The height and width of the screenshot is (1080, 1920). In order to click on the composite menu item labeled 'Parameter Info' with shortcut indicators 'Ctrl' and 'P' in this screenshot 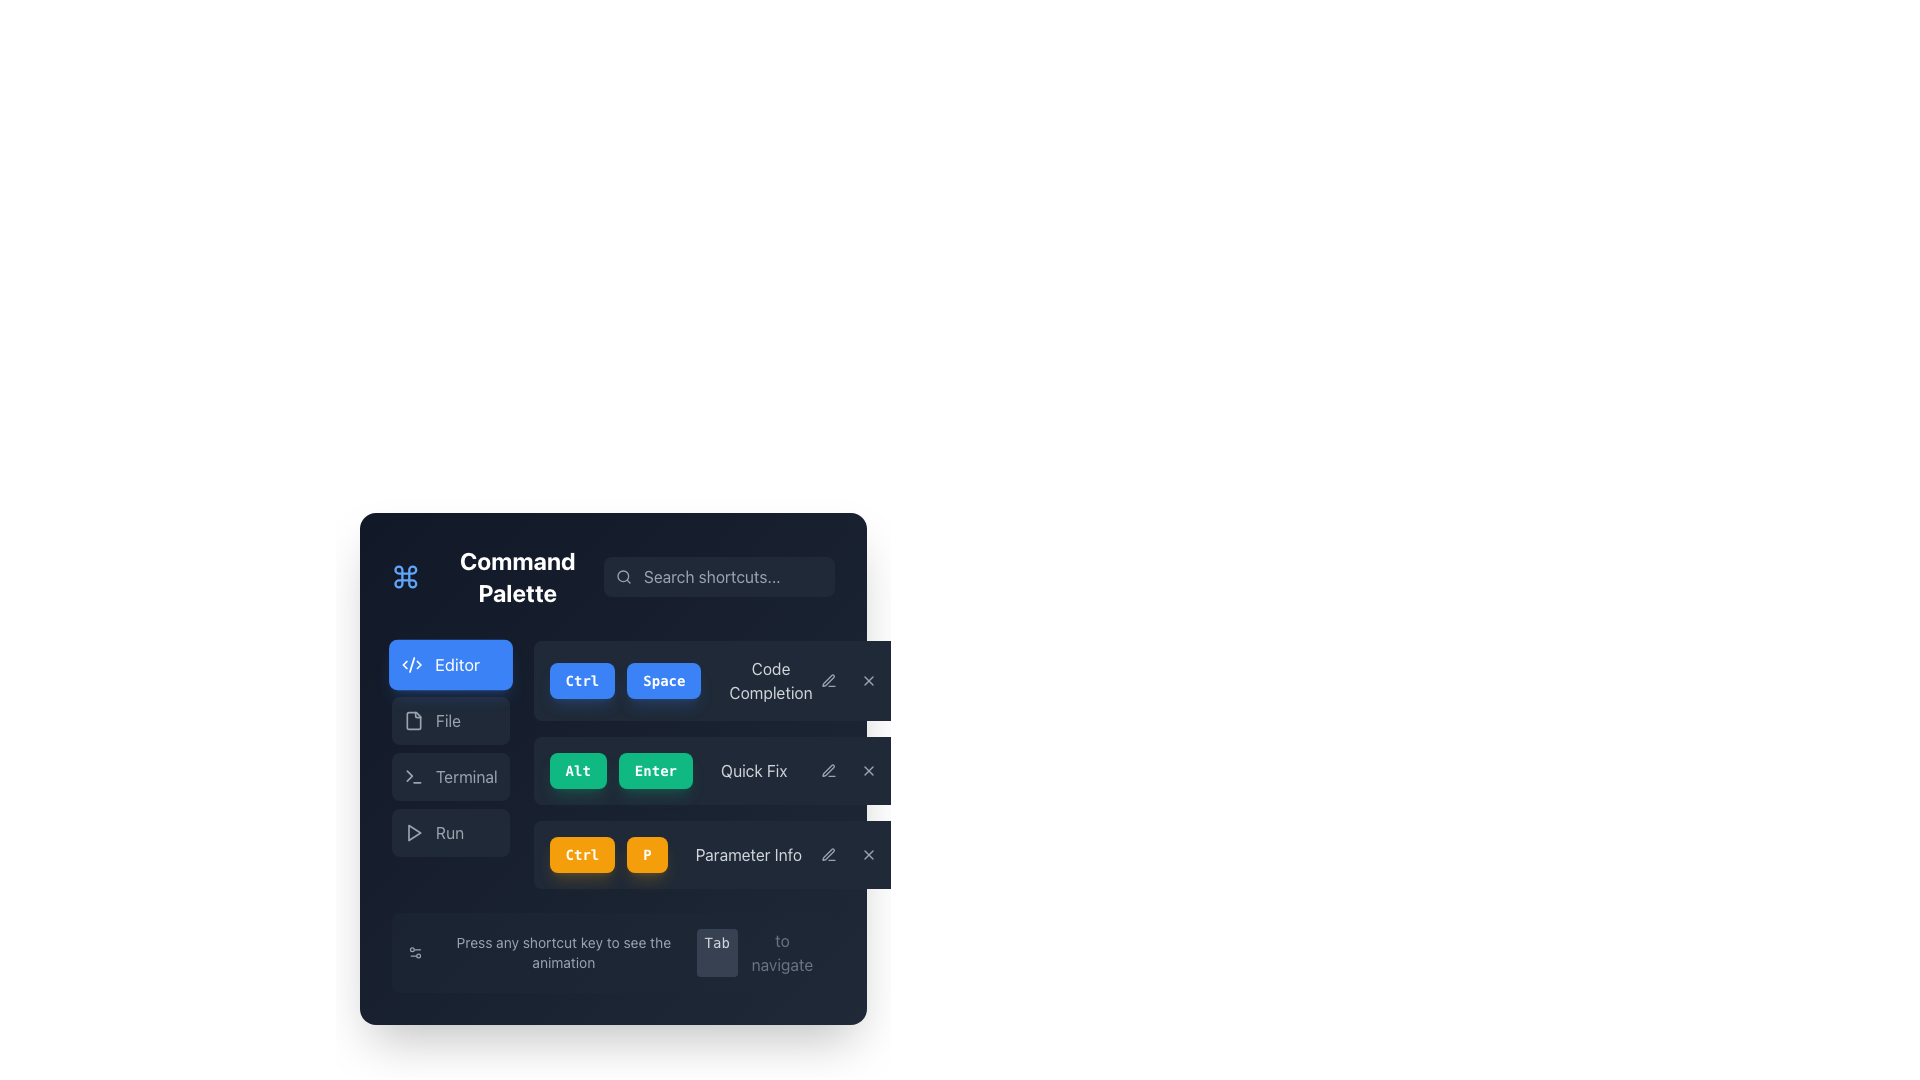, I will do `click(675, 855)`.